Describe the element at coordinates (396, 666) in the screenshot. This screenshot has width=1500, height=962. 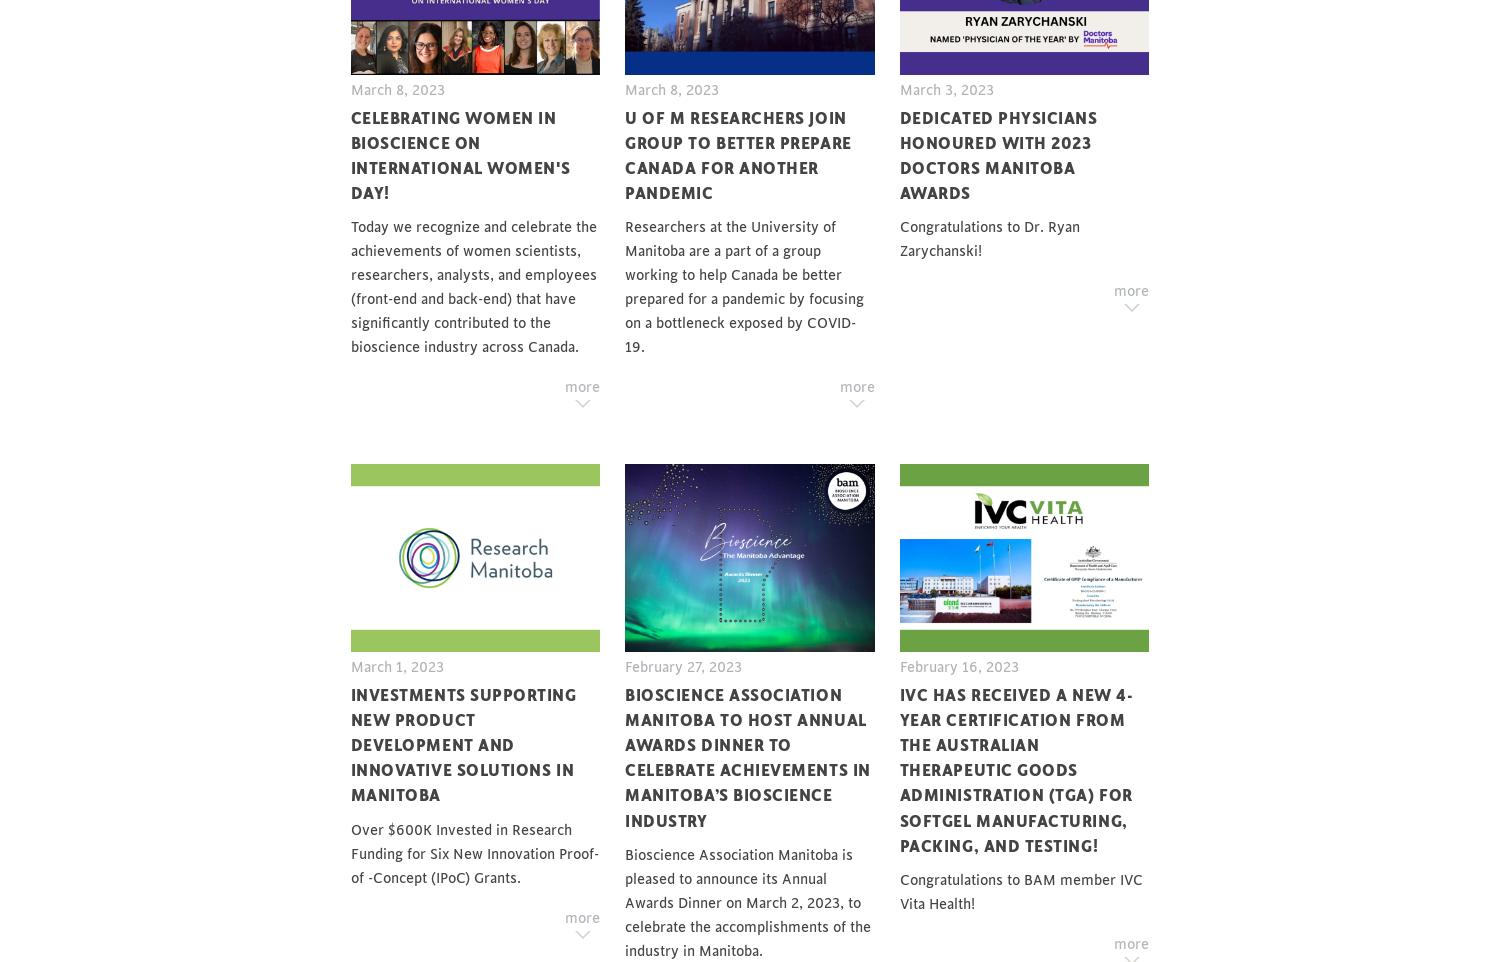
I see `'March 1, 2023'` at that location.